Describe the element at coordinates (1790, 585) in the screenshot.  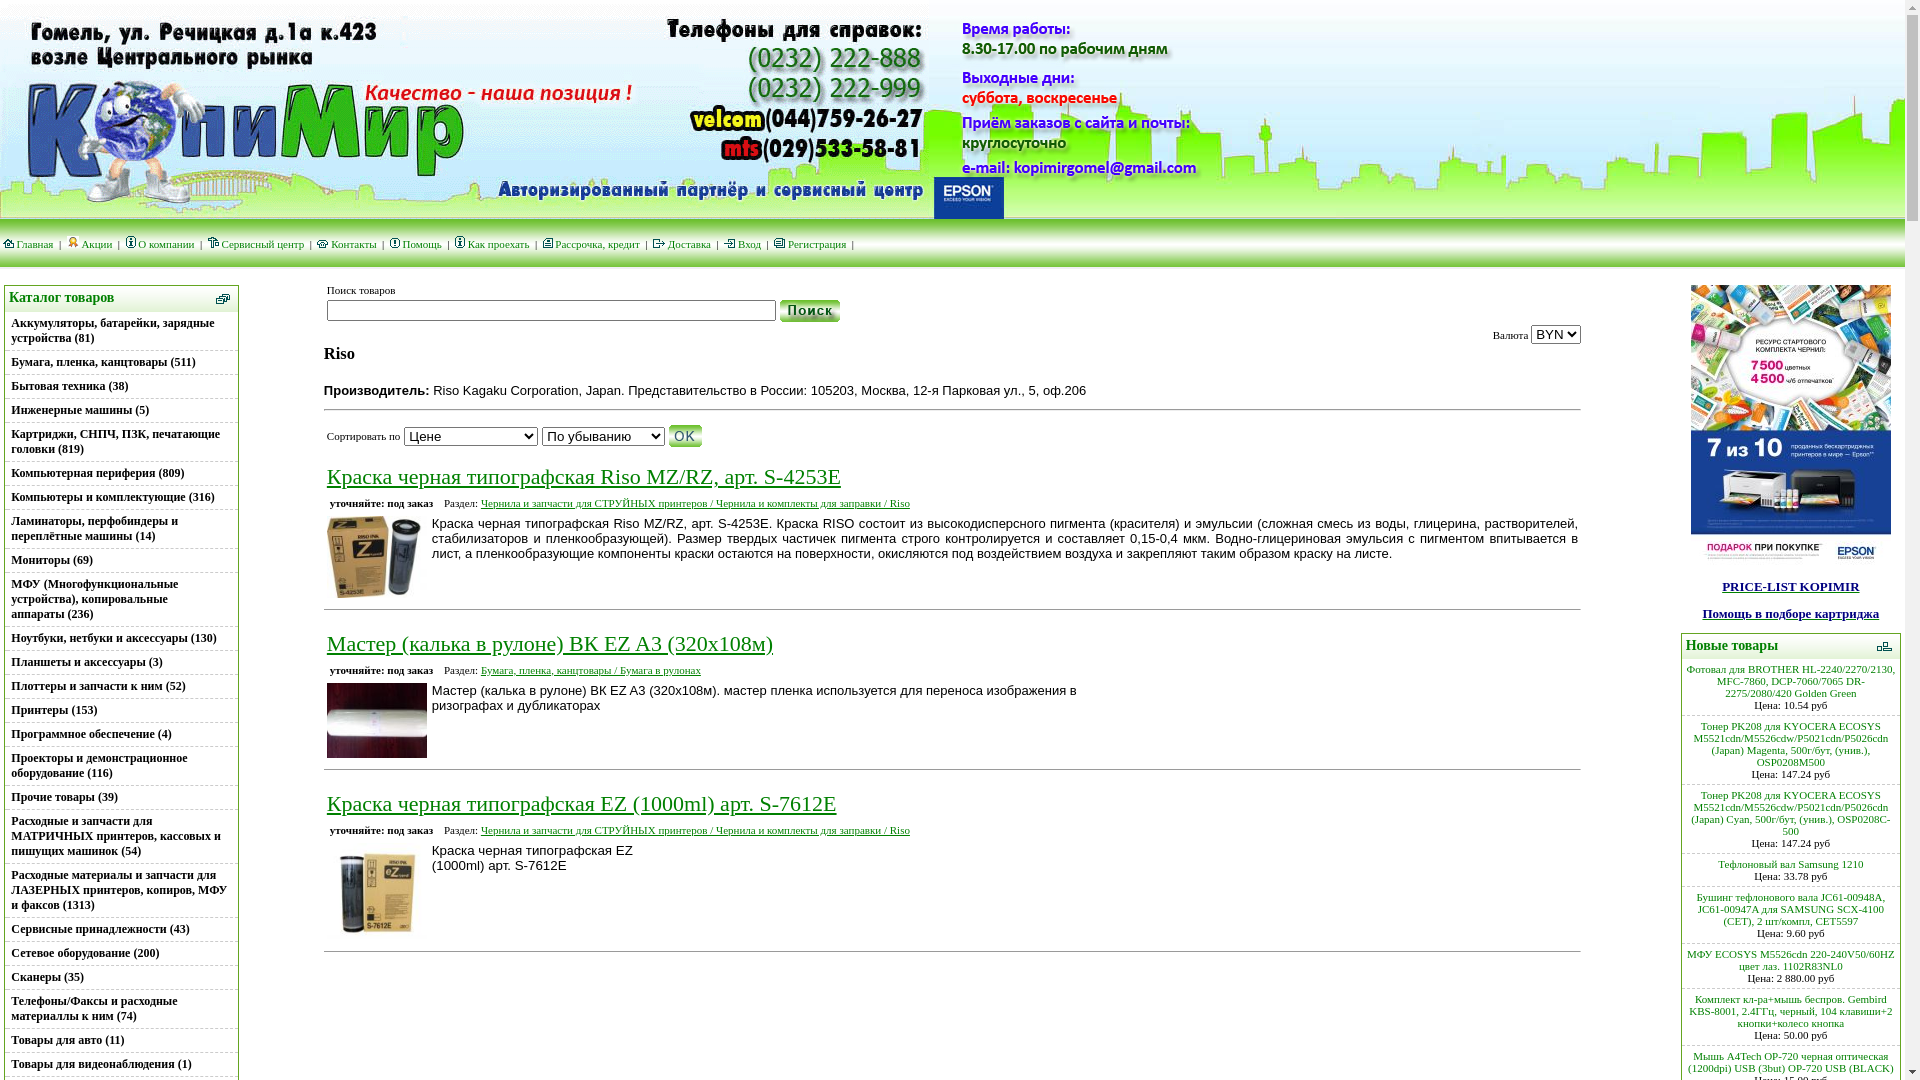
I see `'PRICE-LIST KOPIMIR'` at that location.